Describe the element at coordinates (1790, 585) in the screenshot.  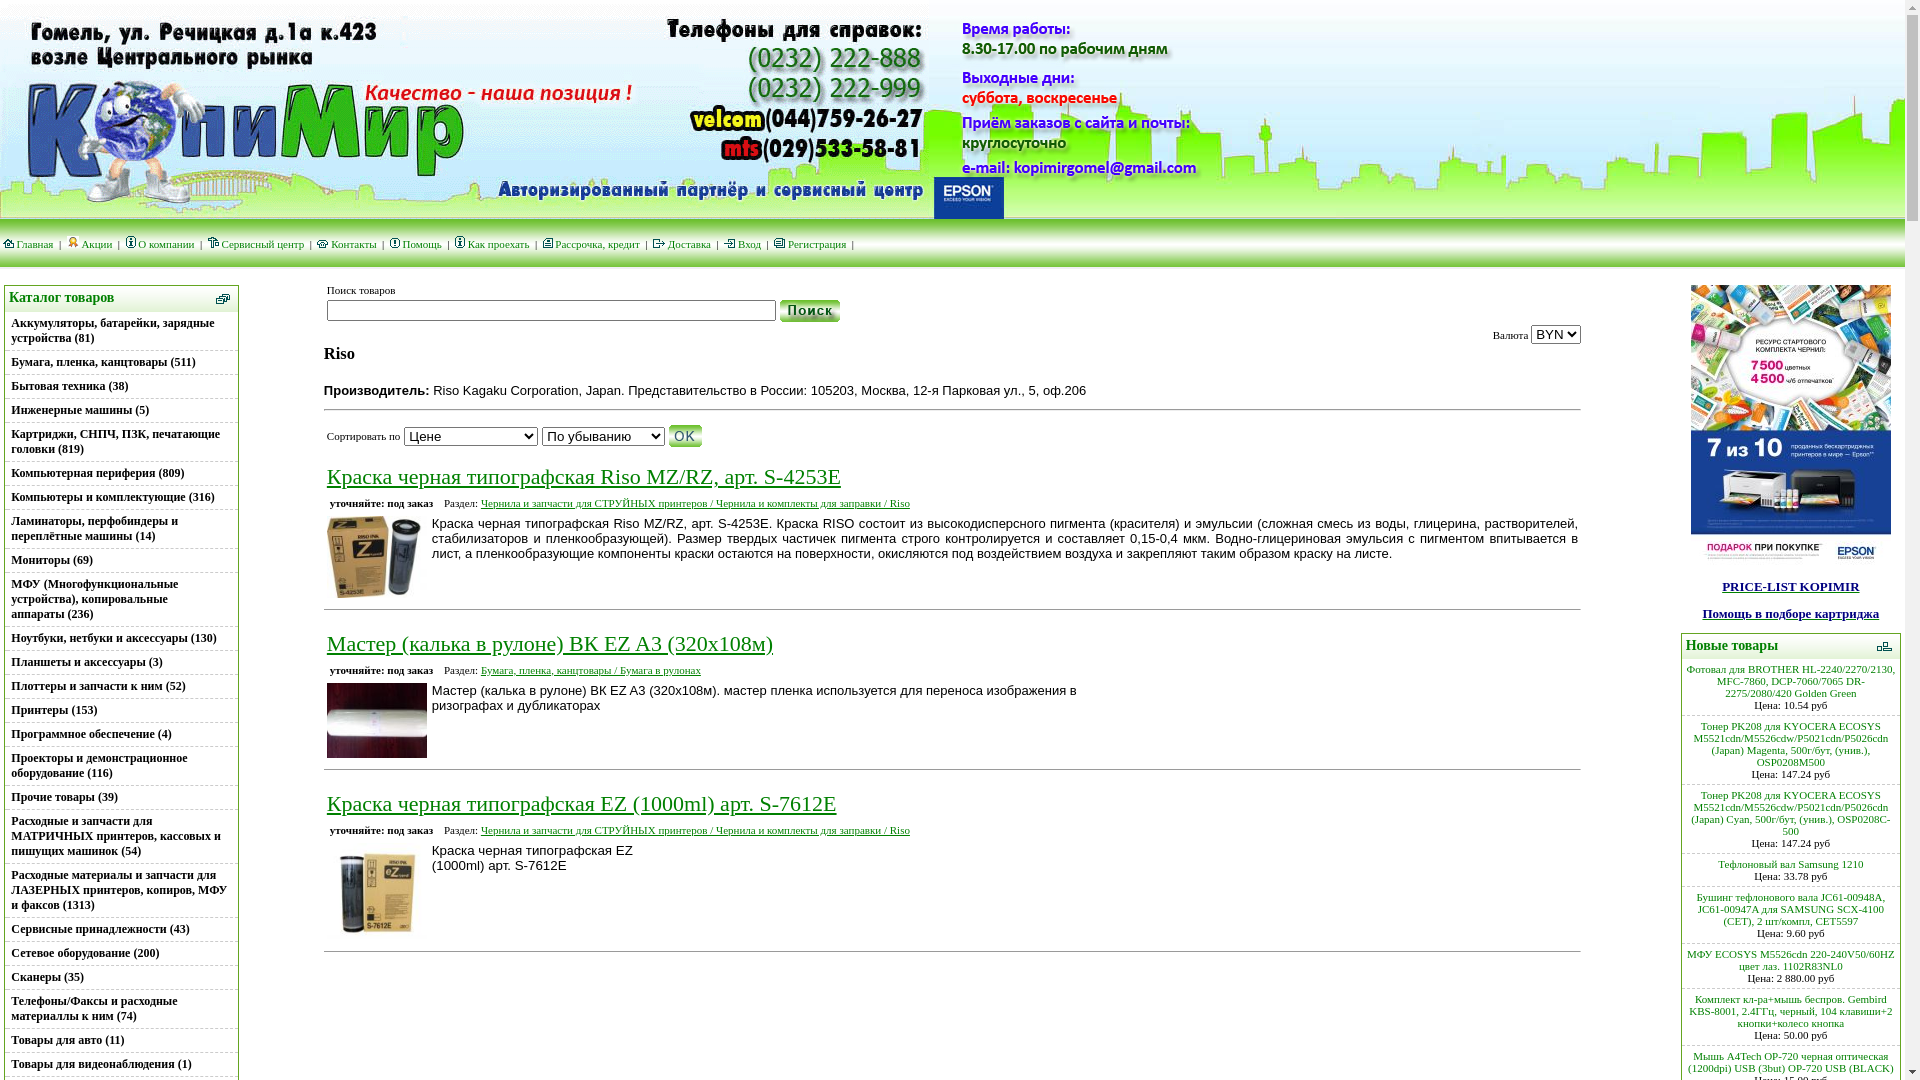
I see `'PRICE-LIST KOPIMIR'` at that location.